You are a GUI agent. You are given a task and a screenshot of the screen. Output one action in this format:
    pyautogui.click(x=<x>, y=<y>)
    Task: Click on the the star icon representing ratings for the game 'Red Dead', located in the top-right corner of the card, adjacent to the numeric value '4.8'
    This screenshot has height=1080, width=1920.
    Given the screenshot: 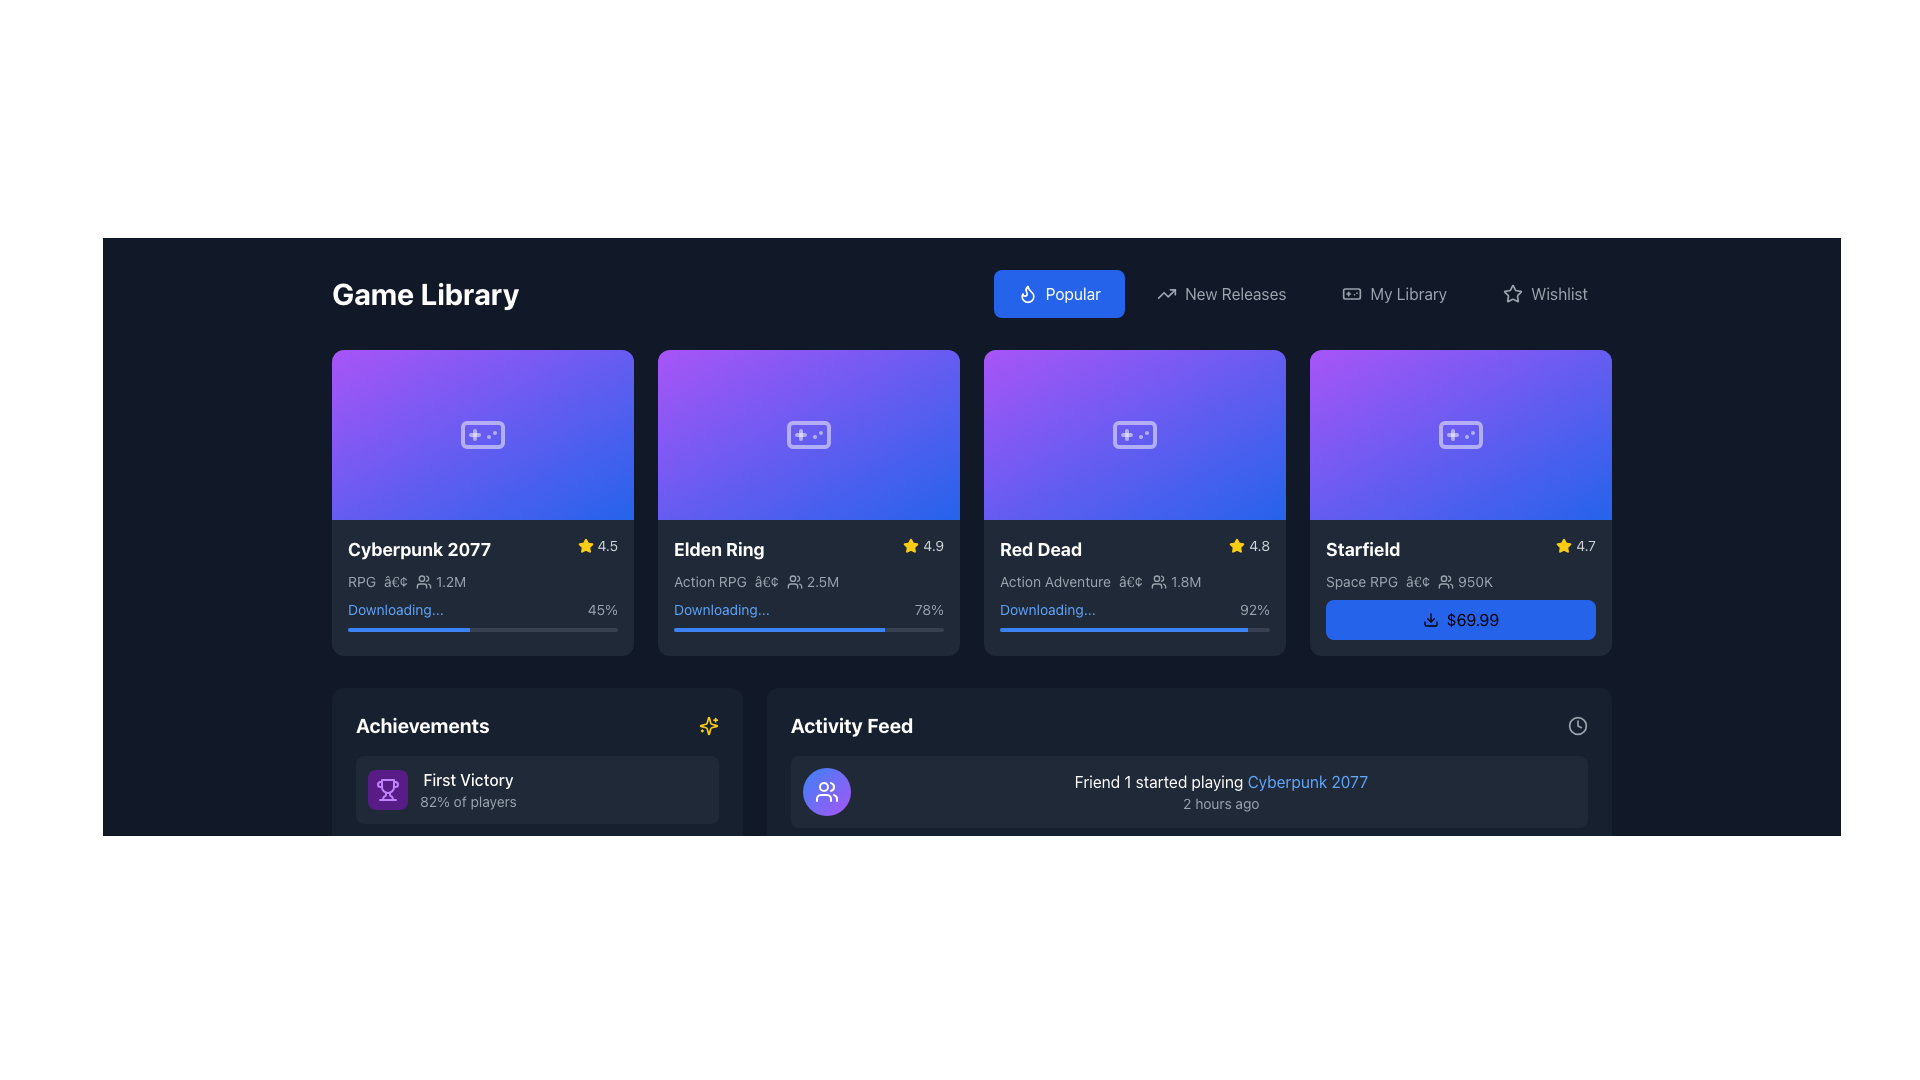 What is the action you would take?
    pyautogui.click(x=1236, y=545)
    